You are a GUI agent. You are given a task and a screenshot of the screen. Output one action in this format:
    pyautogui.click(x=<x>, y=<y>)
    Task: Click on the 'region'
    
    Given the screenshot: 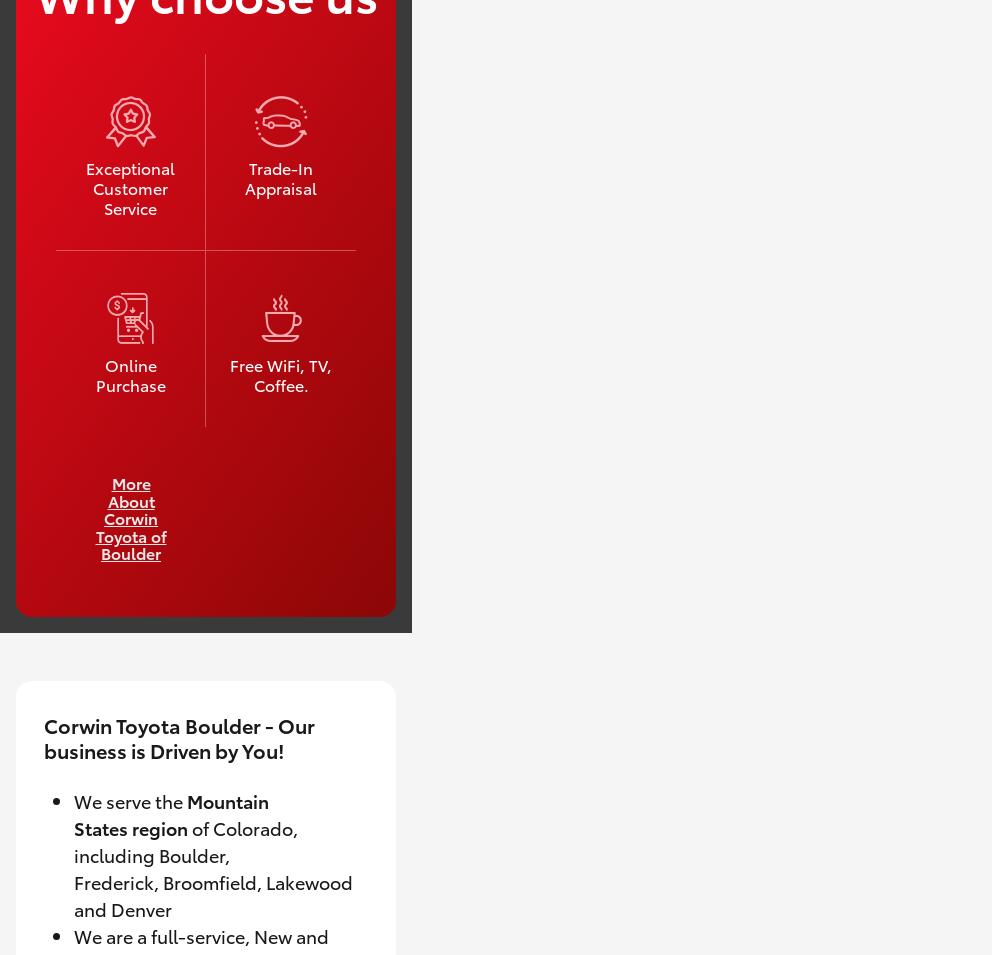 What is the action you would take?
    pyautogui.click(x=160, y=827)
    